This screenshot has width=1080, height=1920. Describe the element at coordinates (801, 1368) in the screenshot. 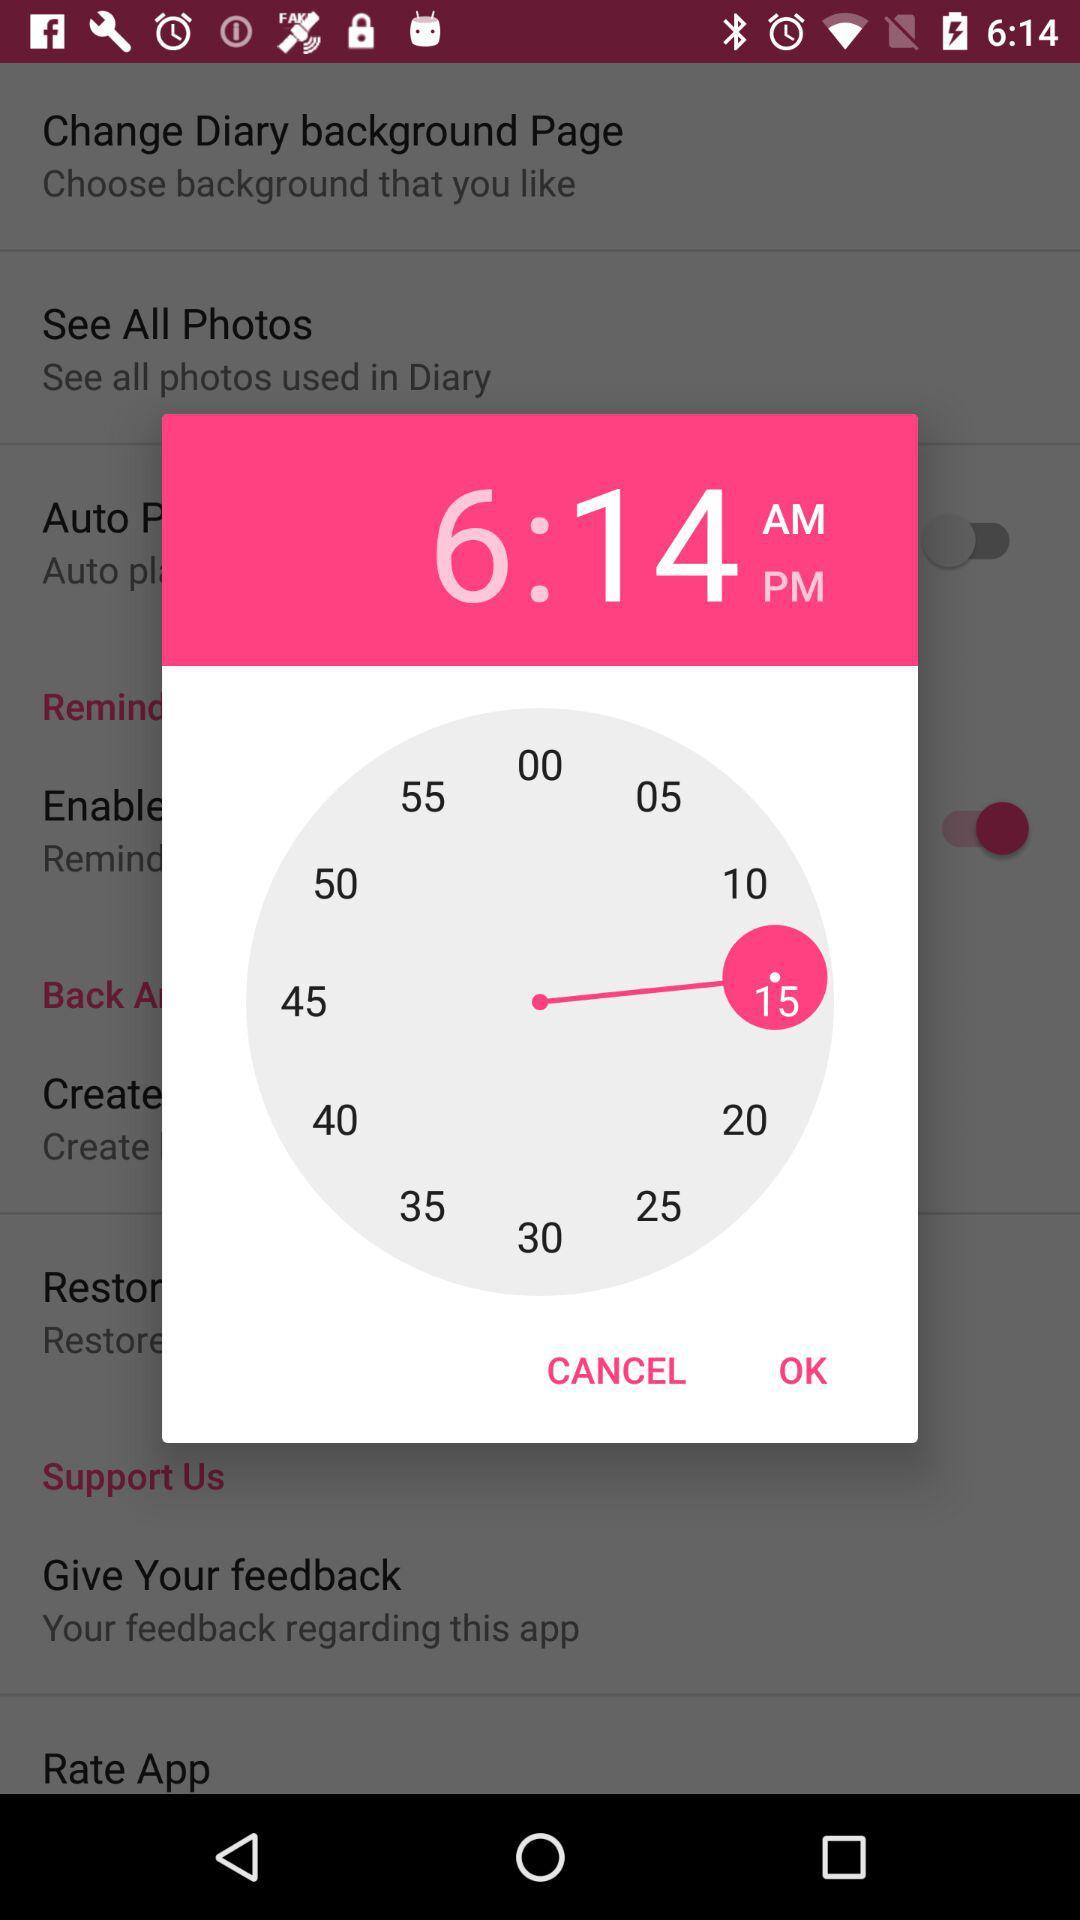

I see `icon to the right of the cancel item` at that location.